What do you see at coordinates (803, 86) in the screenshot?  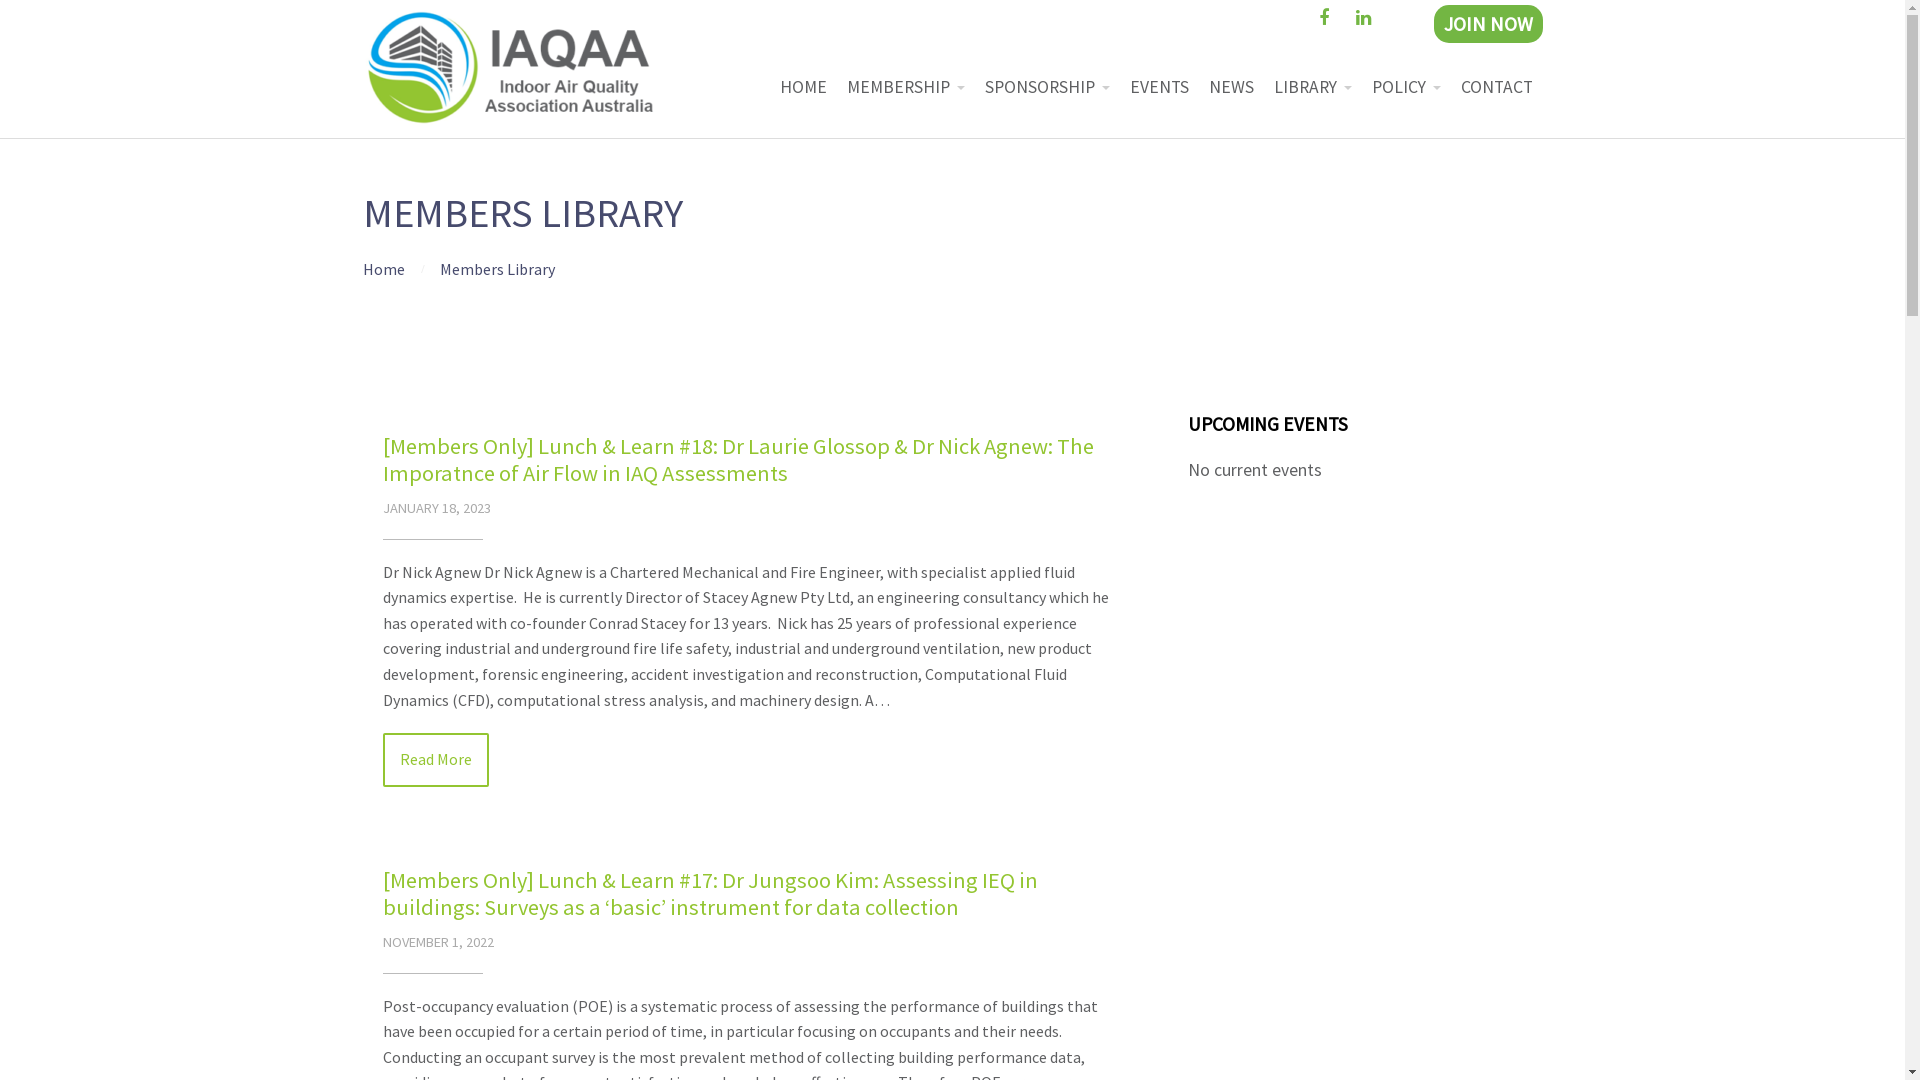 I see `'HOME'` at bounding box center [803, 86].